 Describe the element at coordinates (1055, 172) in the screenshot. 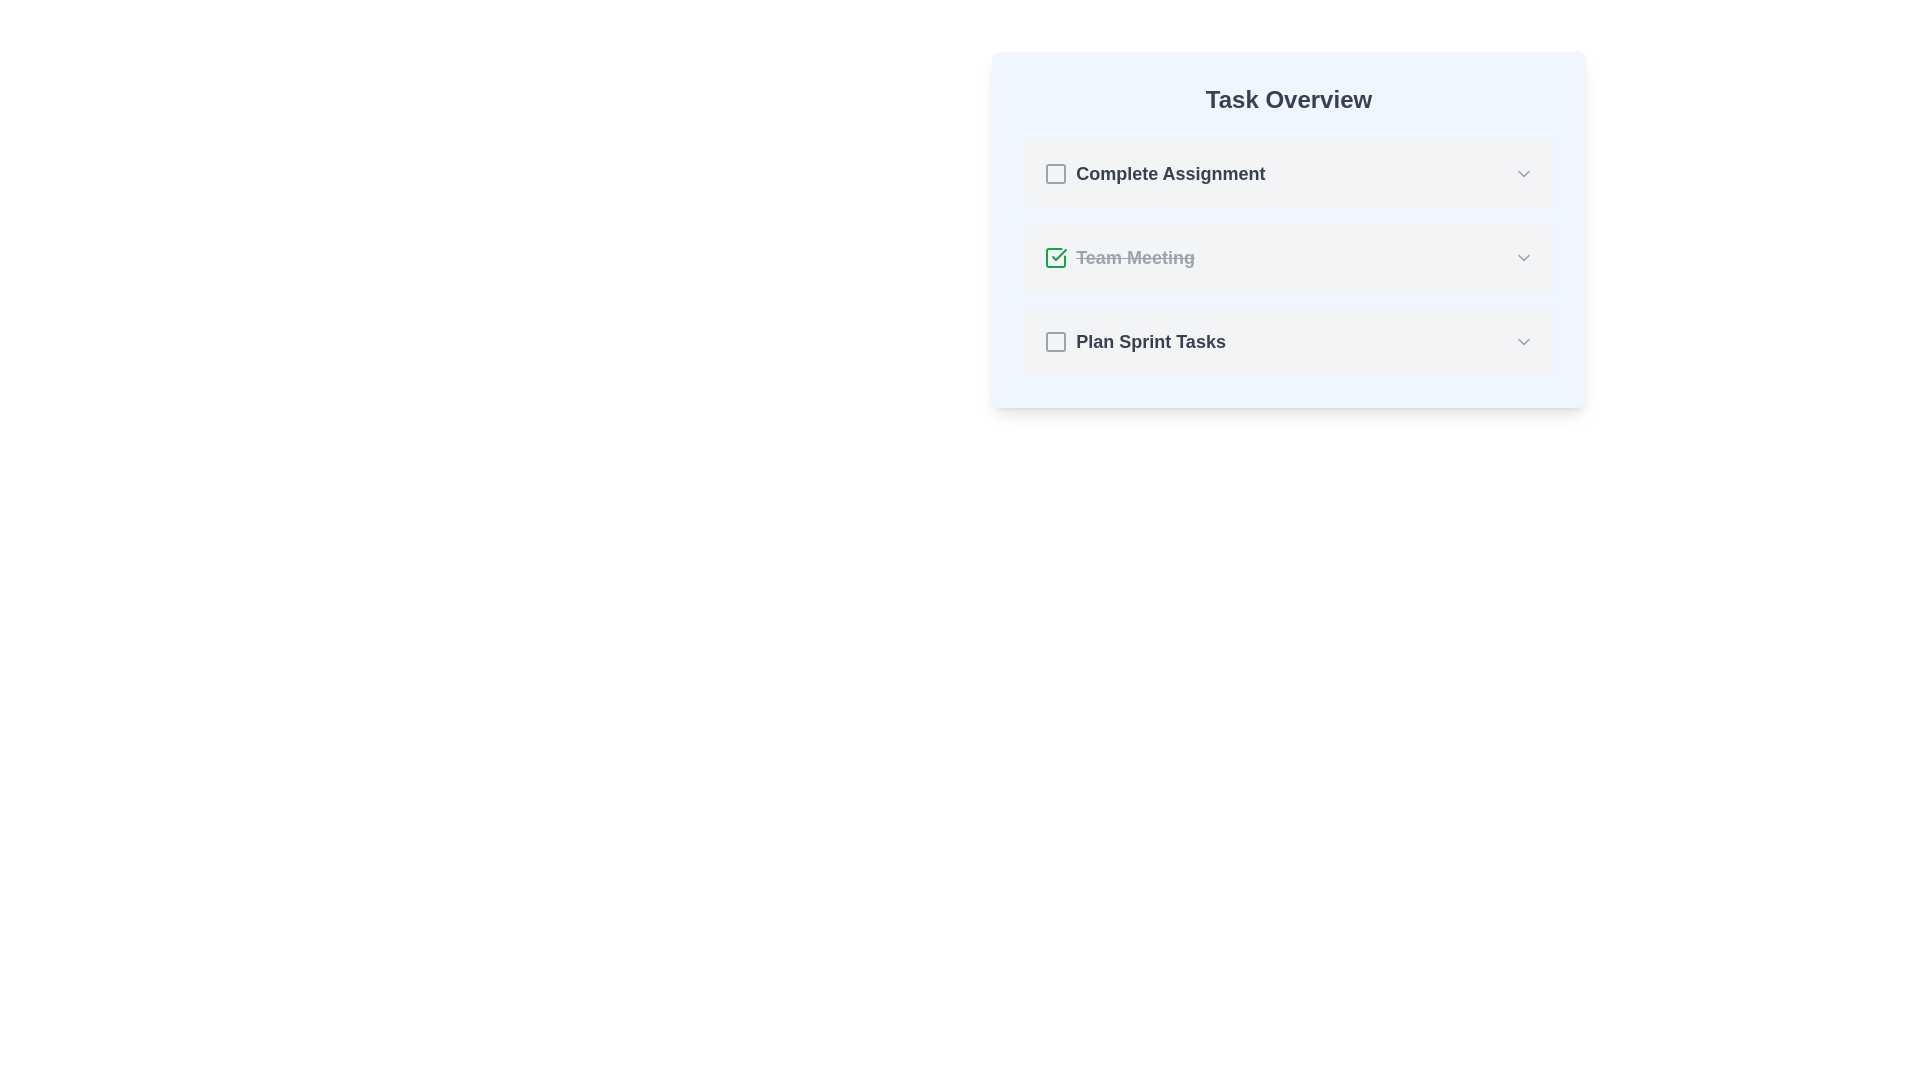

I see `the square-shaped checkbox located in front of the 'Complete Assignment' text in the task overview interface` at that location.